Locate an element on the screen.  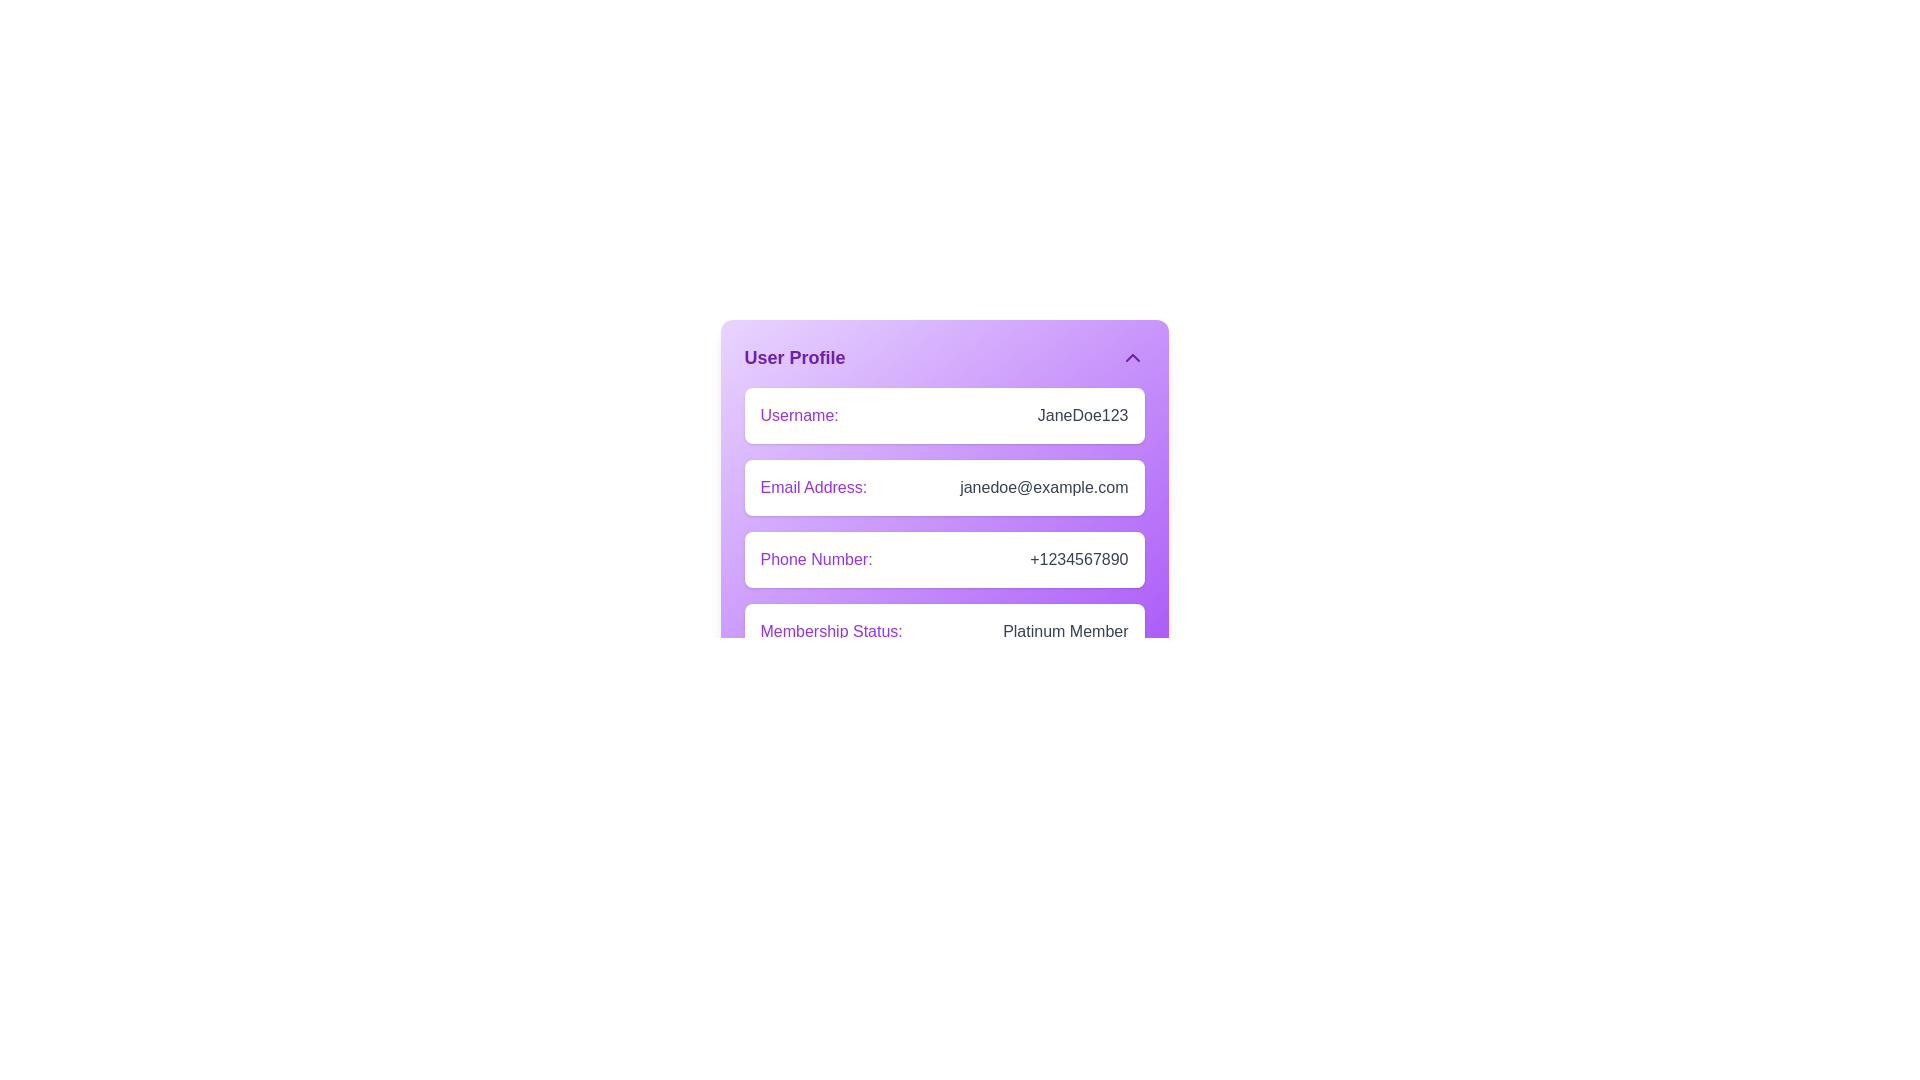
the static text label displaying the user's membership level, which is located within the card interface under the header 'Membership Status:' is located at coordinates (1064, 632).